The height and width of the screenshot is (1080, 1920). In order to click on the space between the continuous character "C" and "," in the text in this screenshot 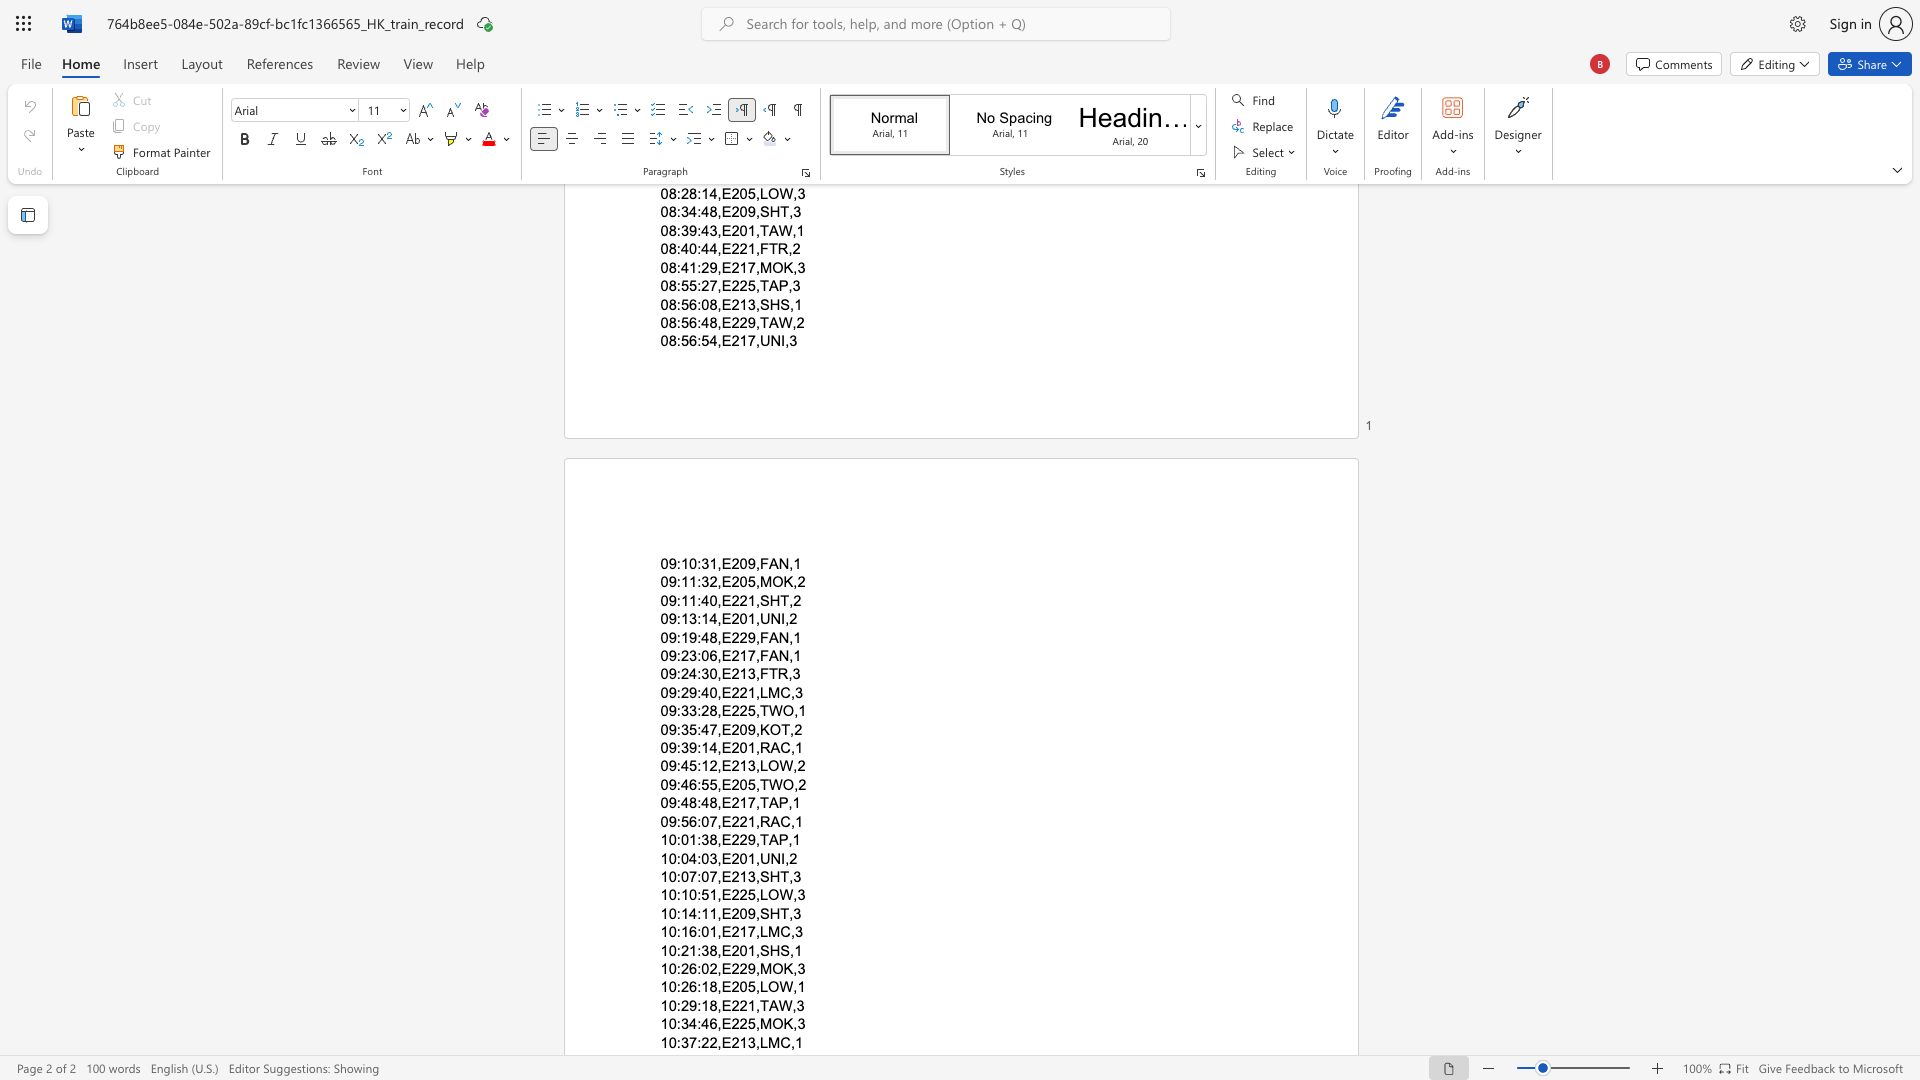, I will do `click(788, 932)`.